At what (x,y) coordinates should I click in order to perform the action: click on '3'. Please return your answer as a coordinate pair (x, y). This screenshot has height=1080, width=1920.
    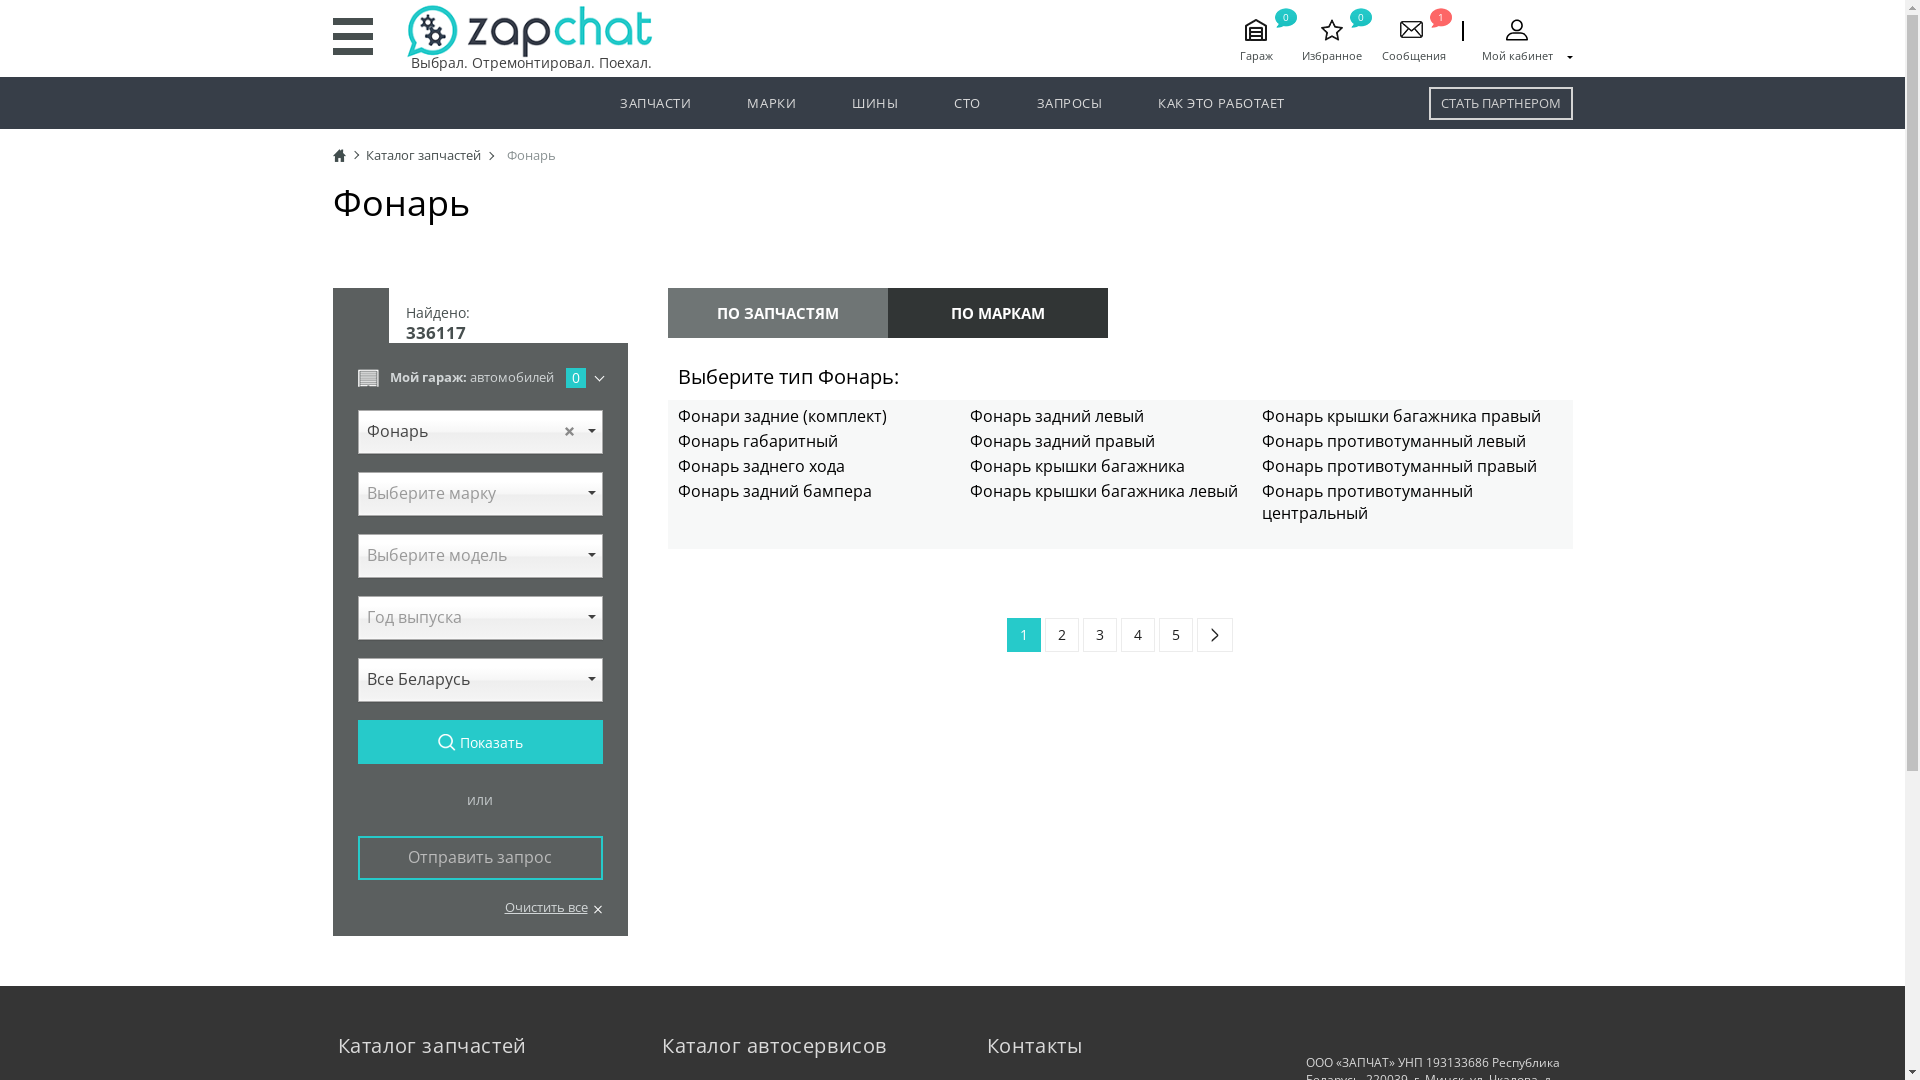
    Looking at the image, I should click on (1098, 635).